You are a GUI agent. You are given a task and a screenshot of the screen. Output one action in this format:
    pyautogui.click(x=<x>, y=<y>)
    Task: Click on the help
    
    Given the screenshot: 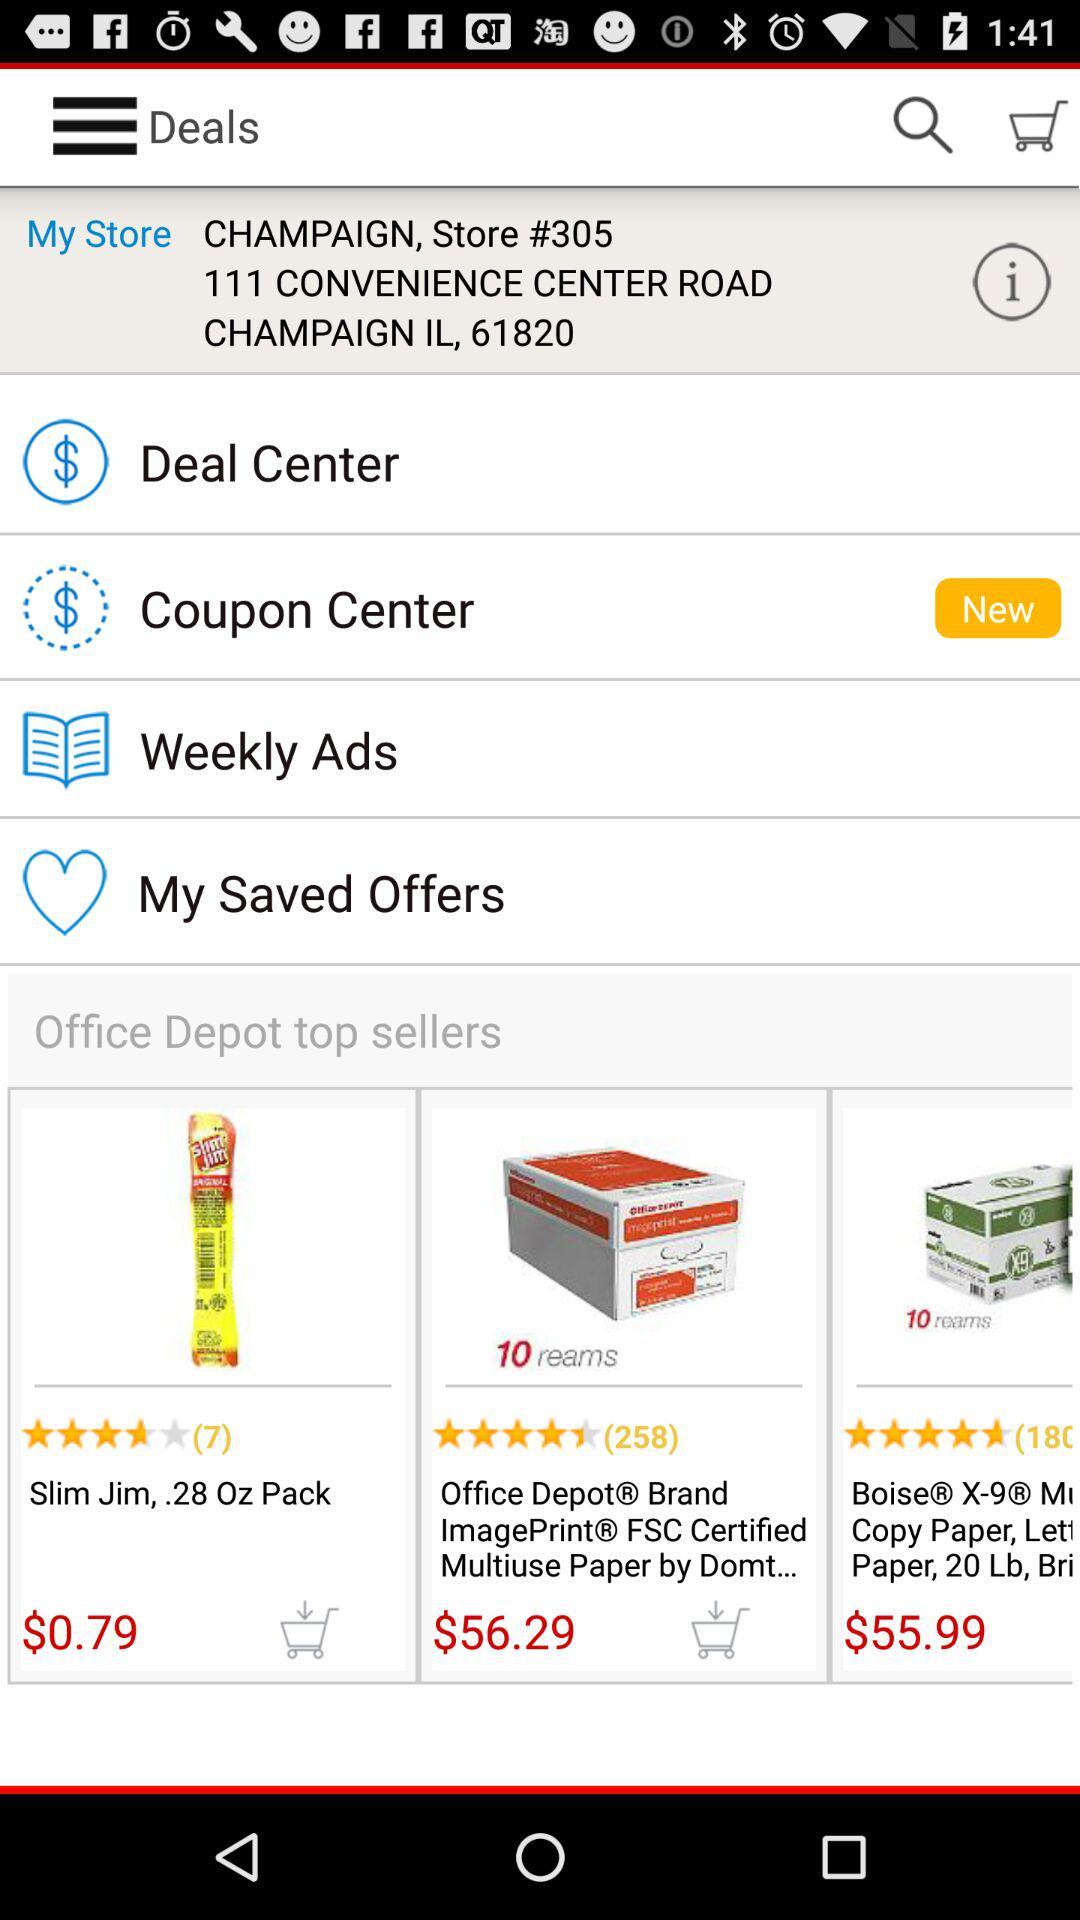 What is the action you would take?
    pyautogui.click(x=1011, y=281)
    